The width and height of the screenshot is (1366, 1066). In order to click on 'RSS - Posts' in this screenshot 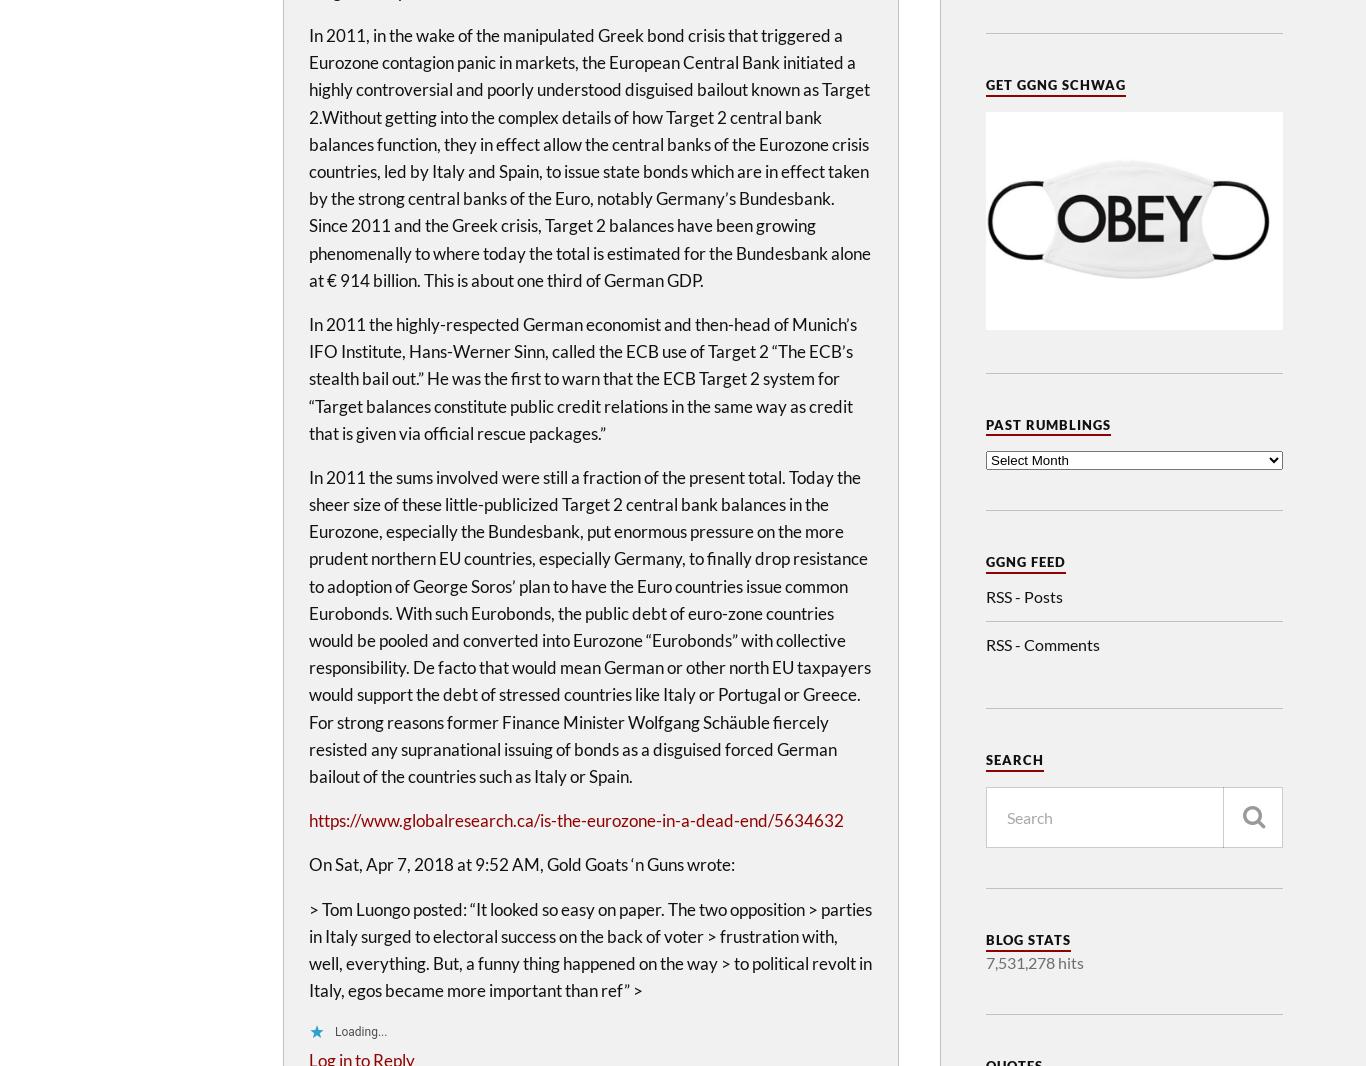, I will do `click(1024, 595)`.